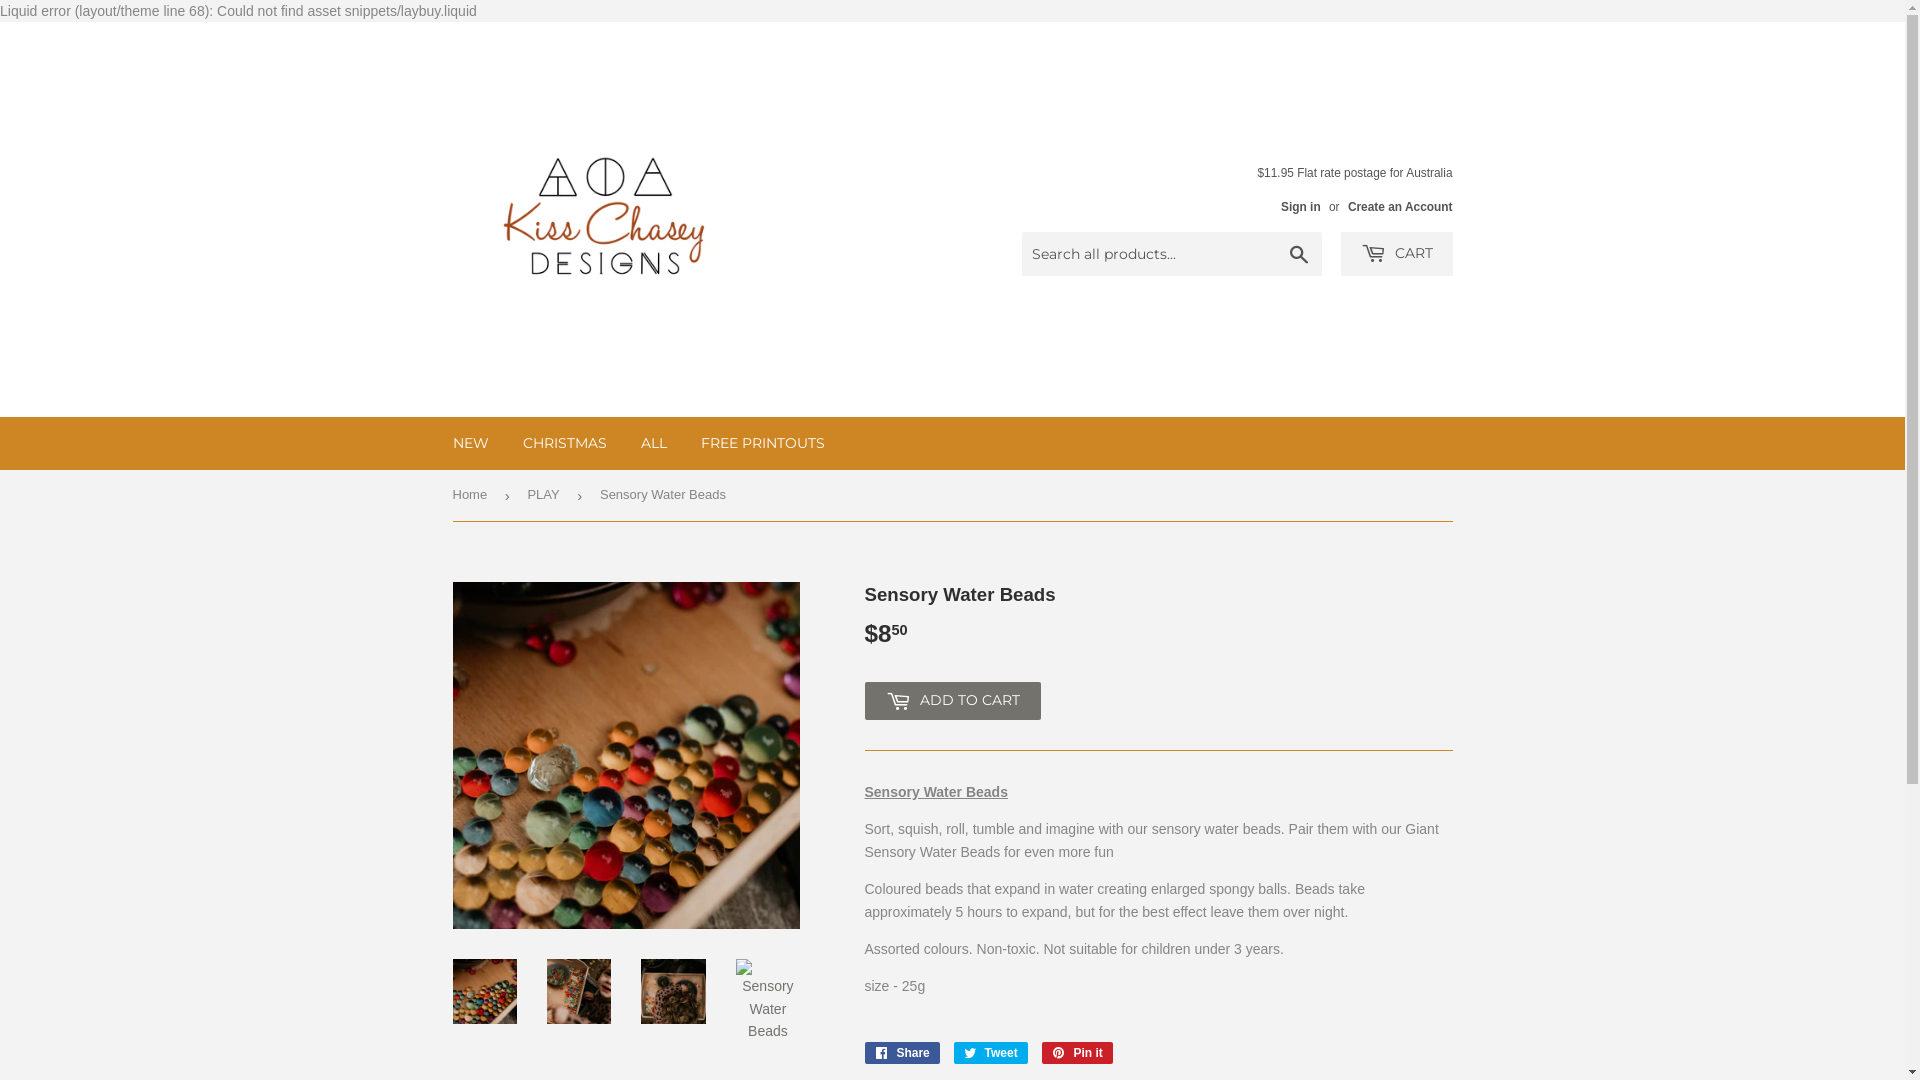 This screenshot has height=1080, width=1920. I want to click on 'ADD TO CART', so click(864, 700).